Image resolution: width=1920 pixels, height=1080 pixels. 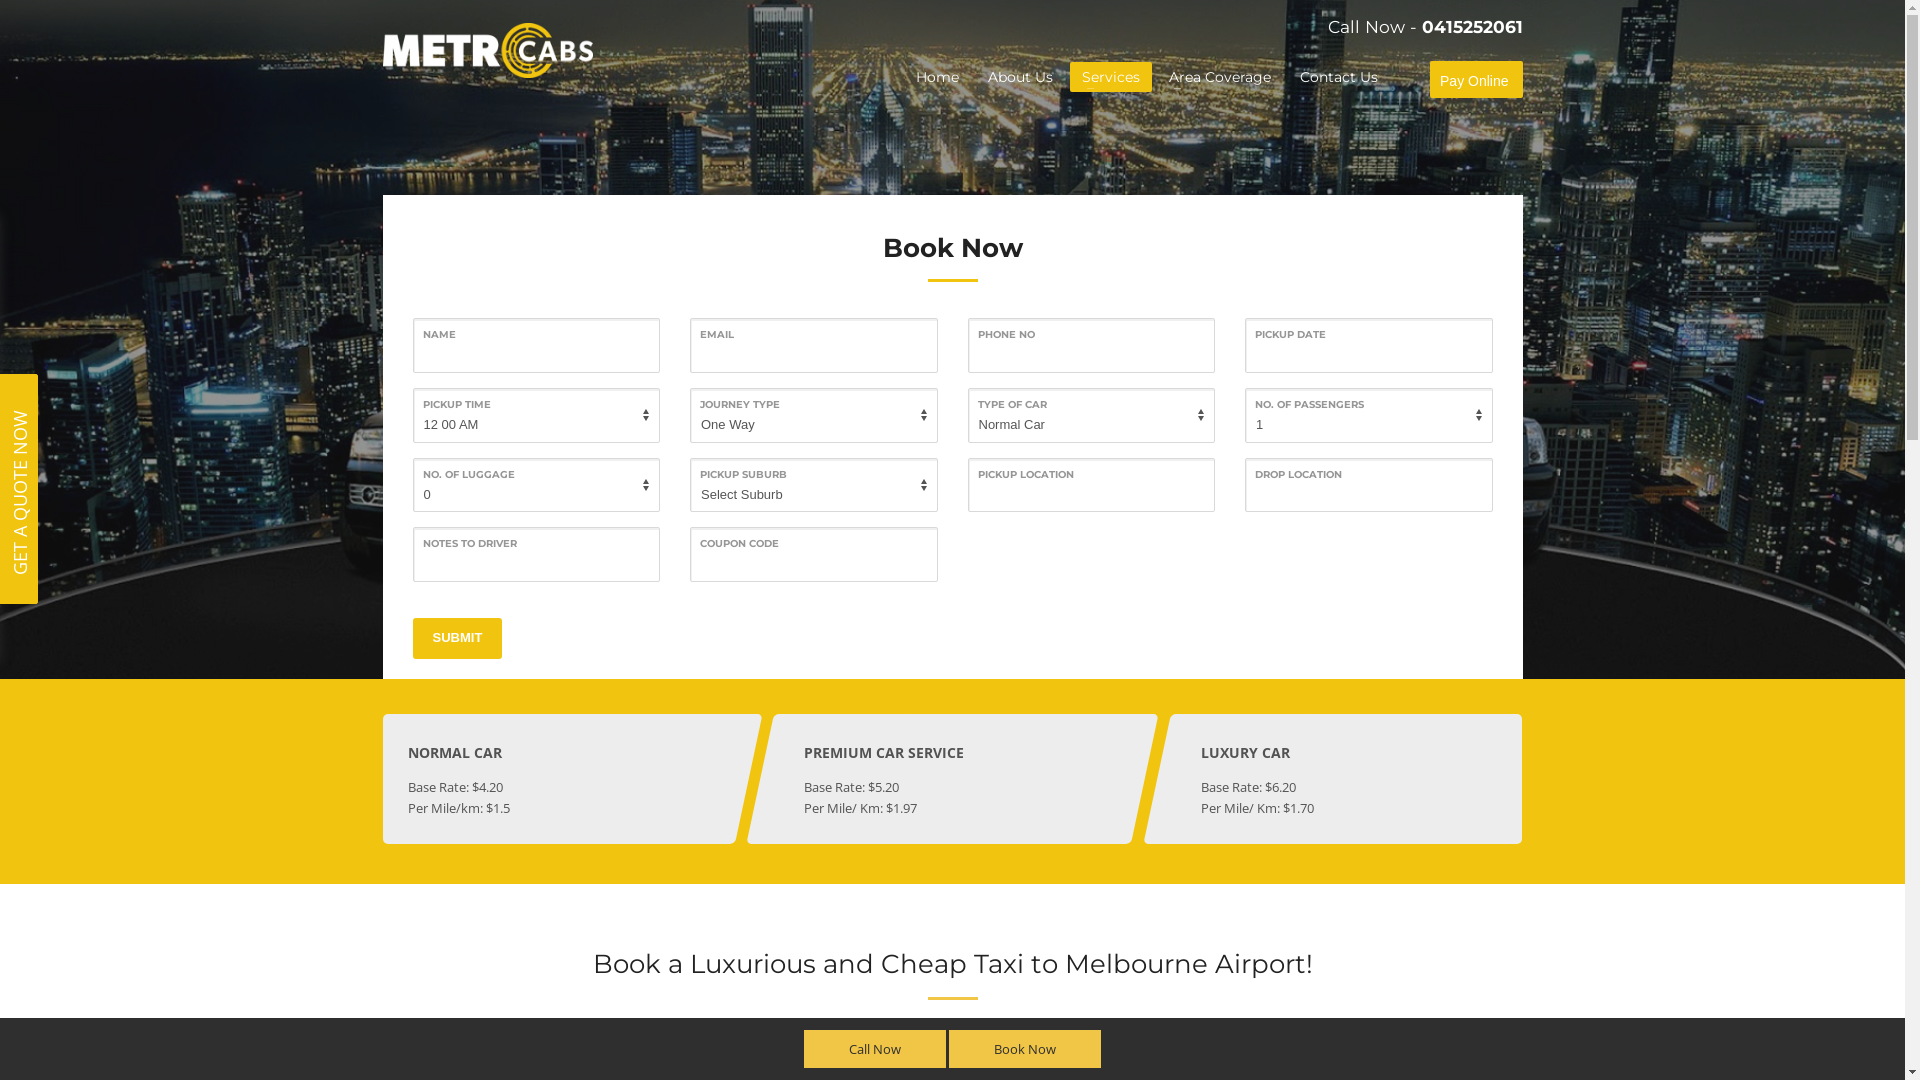 I want to click on 'Area Coverage', so click(x=1156, y=76).